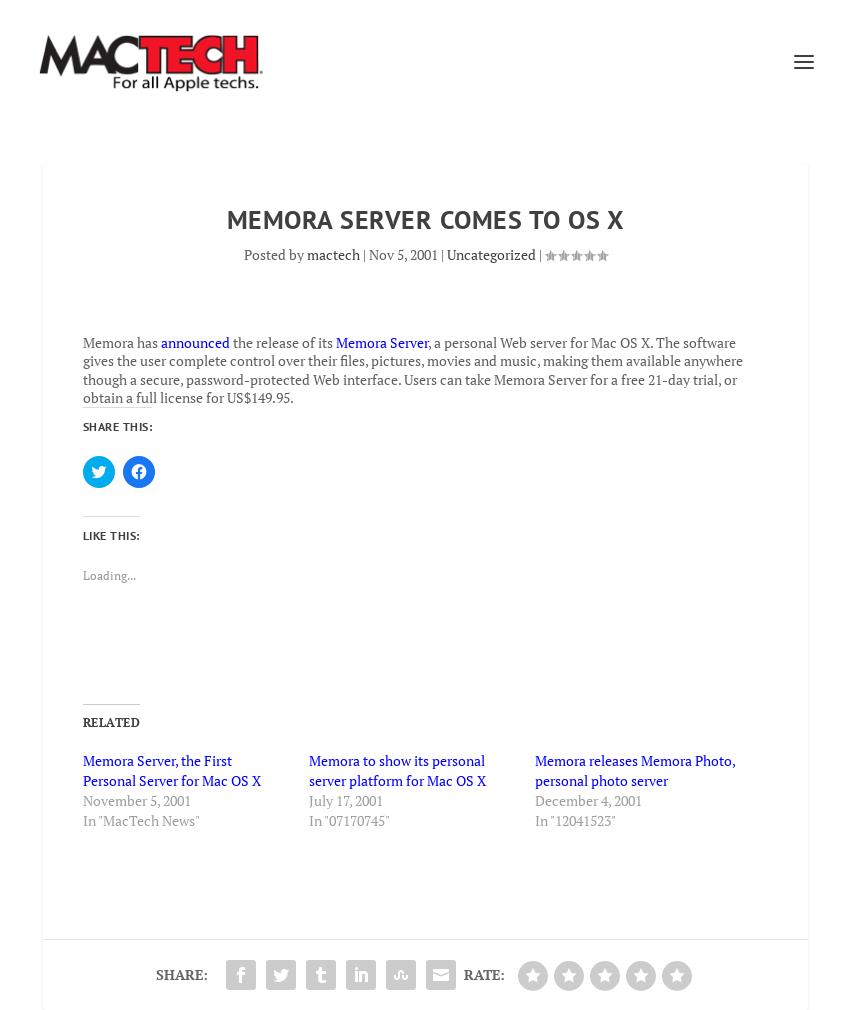 The width and height of the screenshot is (850, 1010). What do you see at coordinates (424, 217) in the screenshot?
I see `'Memora Server comes to OS X'` at bounding box center [424, 217].